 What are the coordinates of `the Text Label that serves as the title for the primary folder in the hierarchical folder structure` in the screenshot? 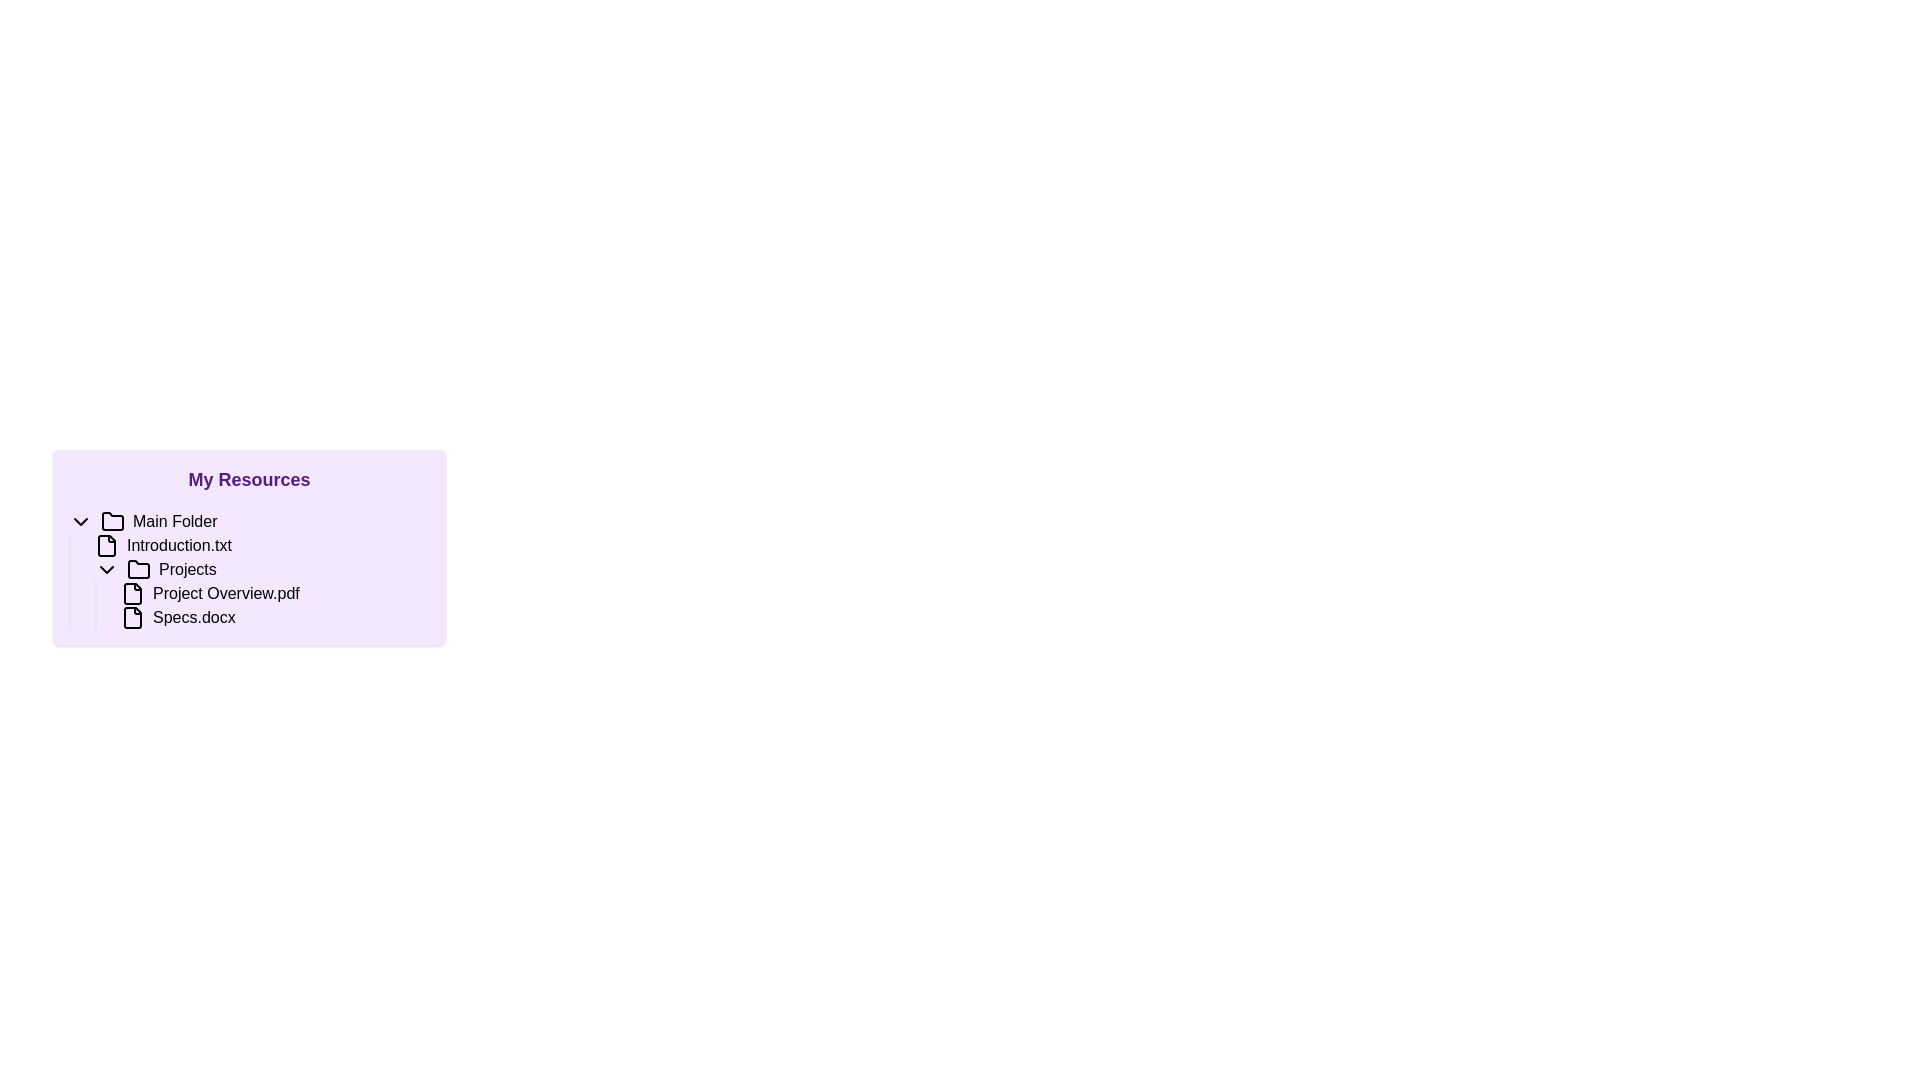 It's located at (175, 520).